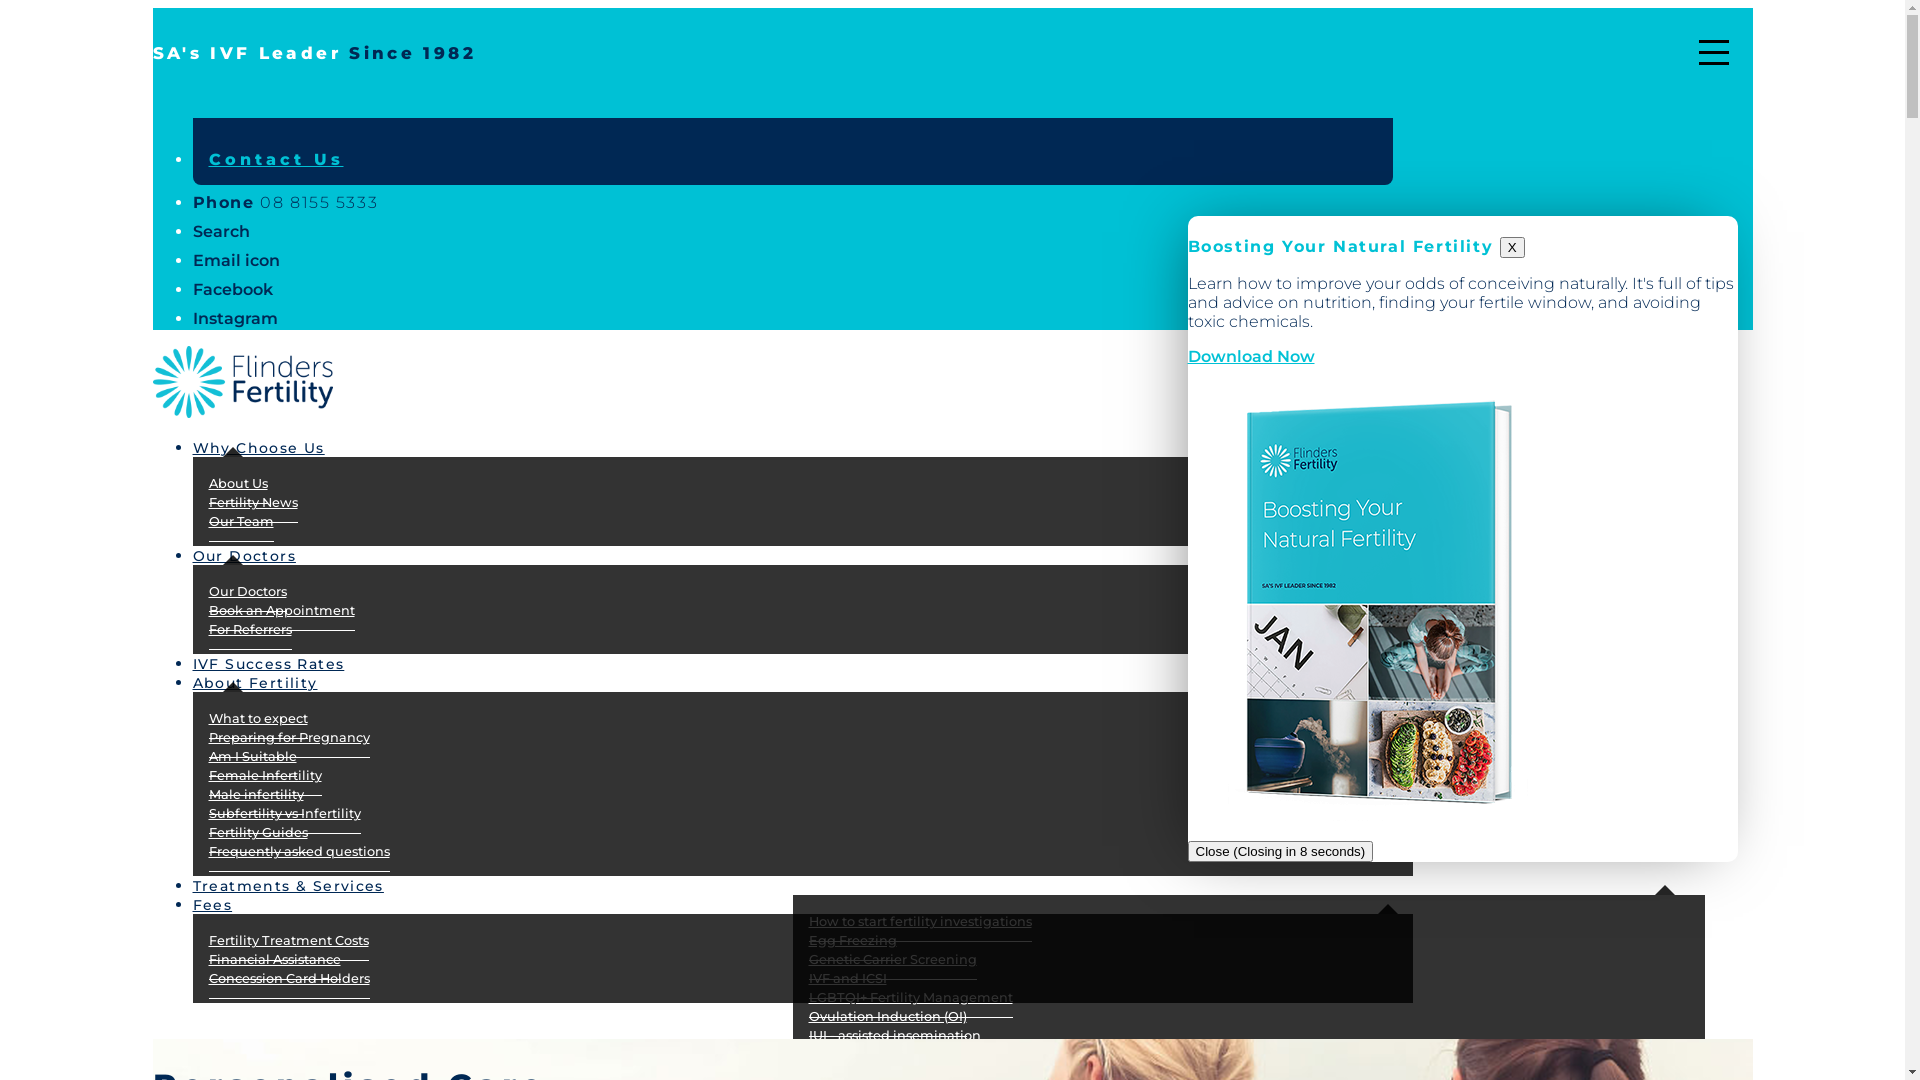  What do you see at coordinates (251, 756) in the screenshot?
I see `'Am I Suitable'` at bounding box center [251, 756].